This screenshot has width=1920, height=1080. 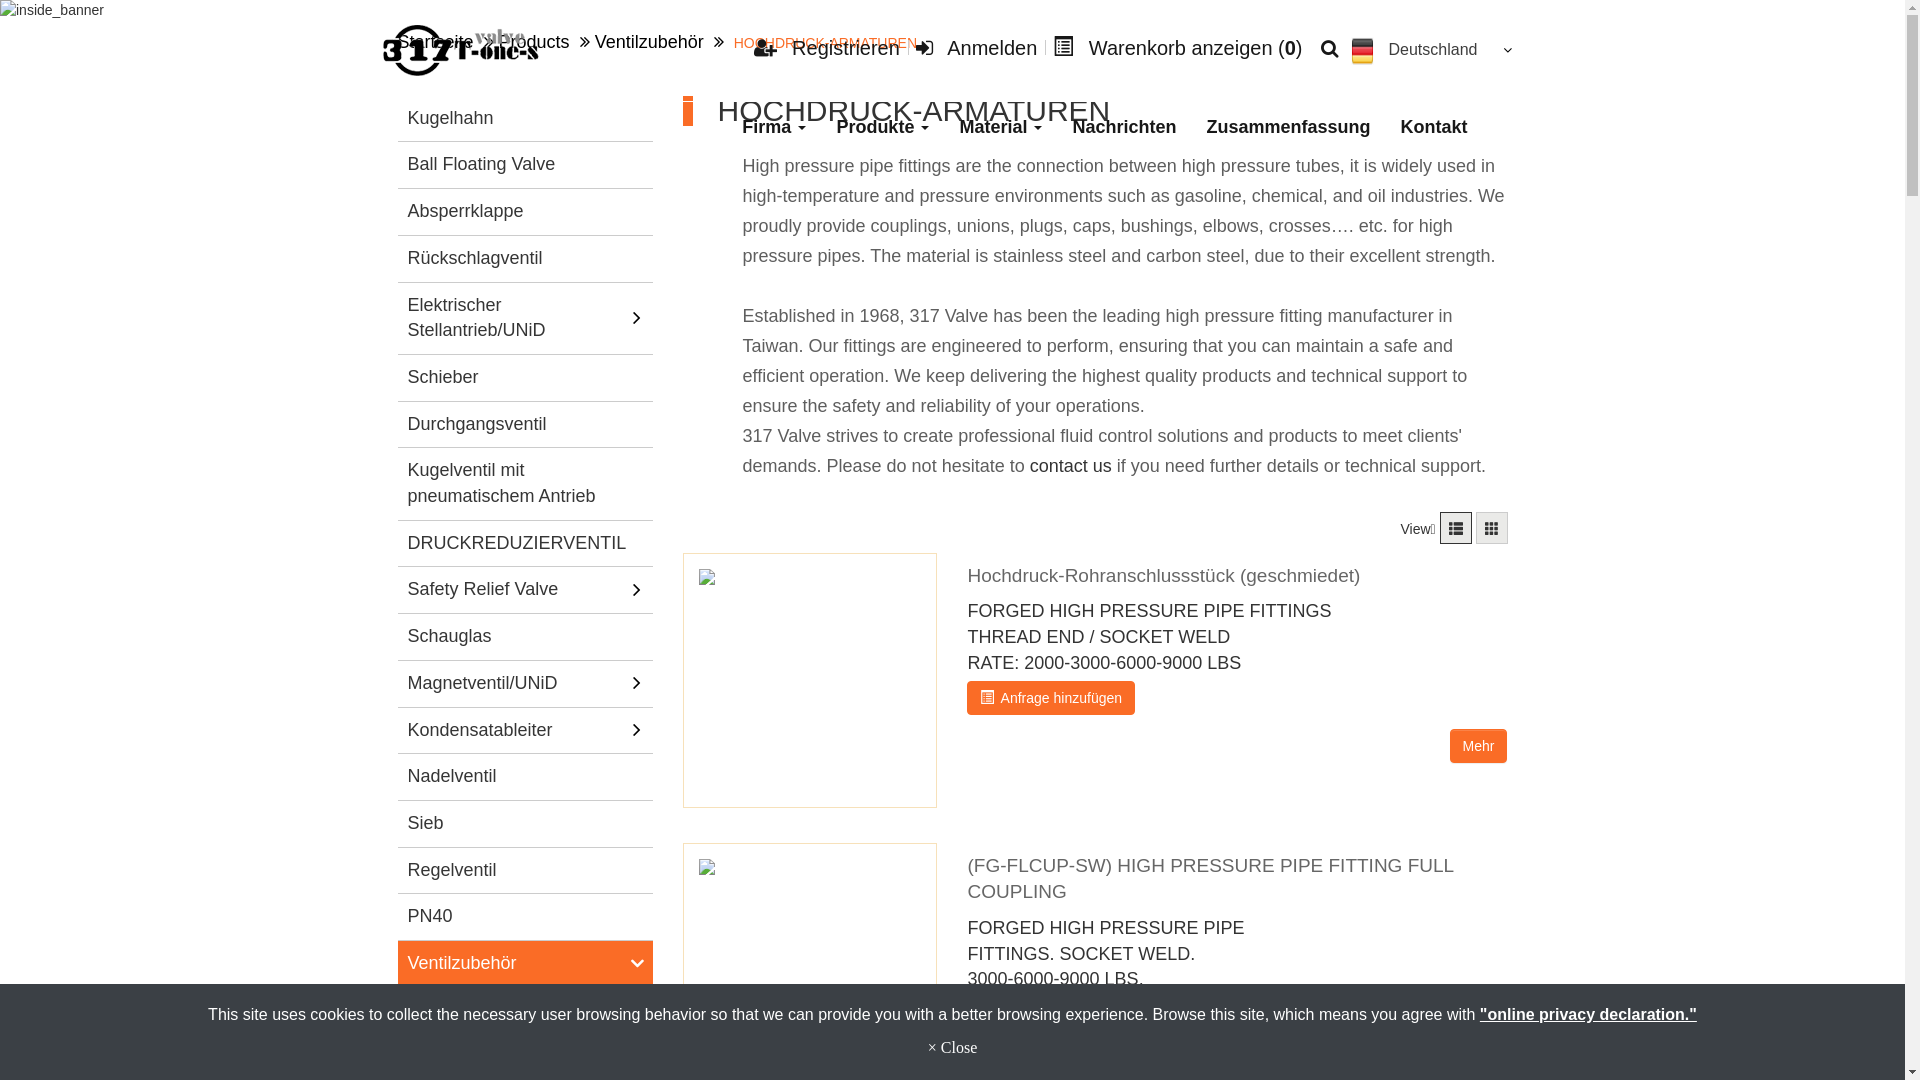 I want to click on '"online privacy declaration."', so click(x=1587, y=1014).